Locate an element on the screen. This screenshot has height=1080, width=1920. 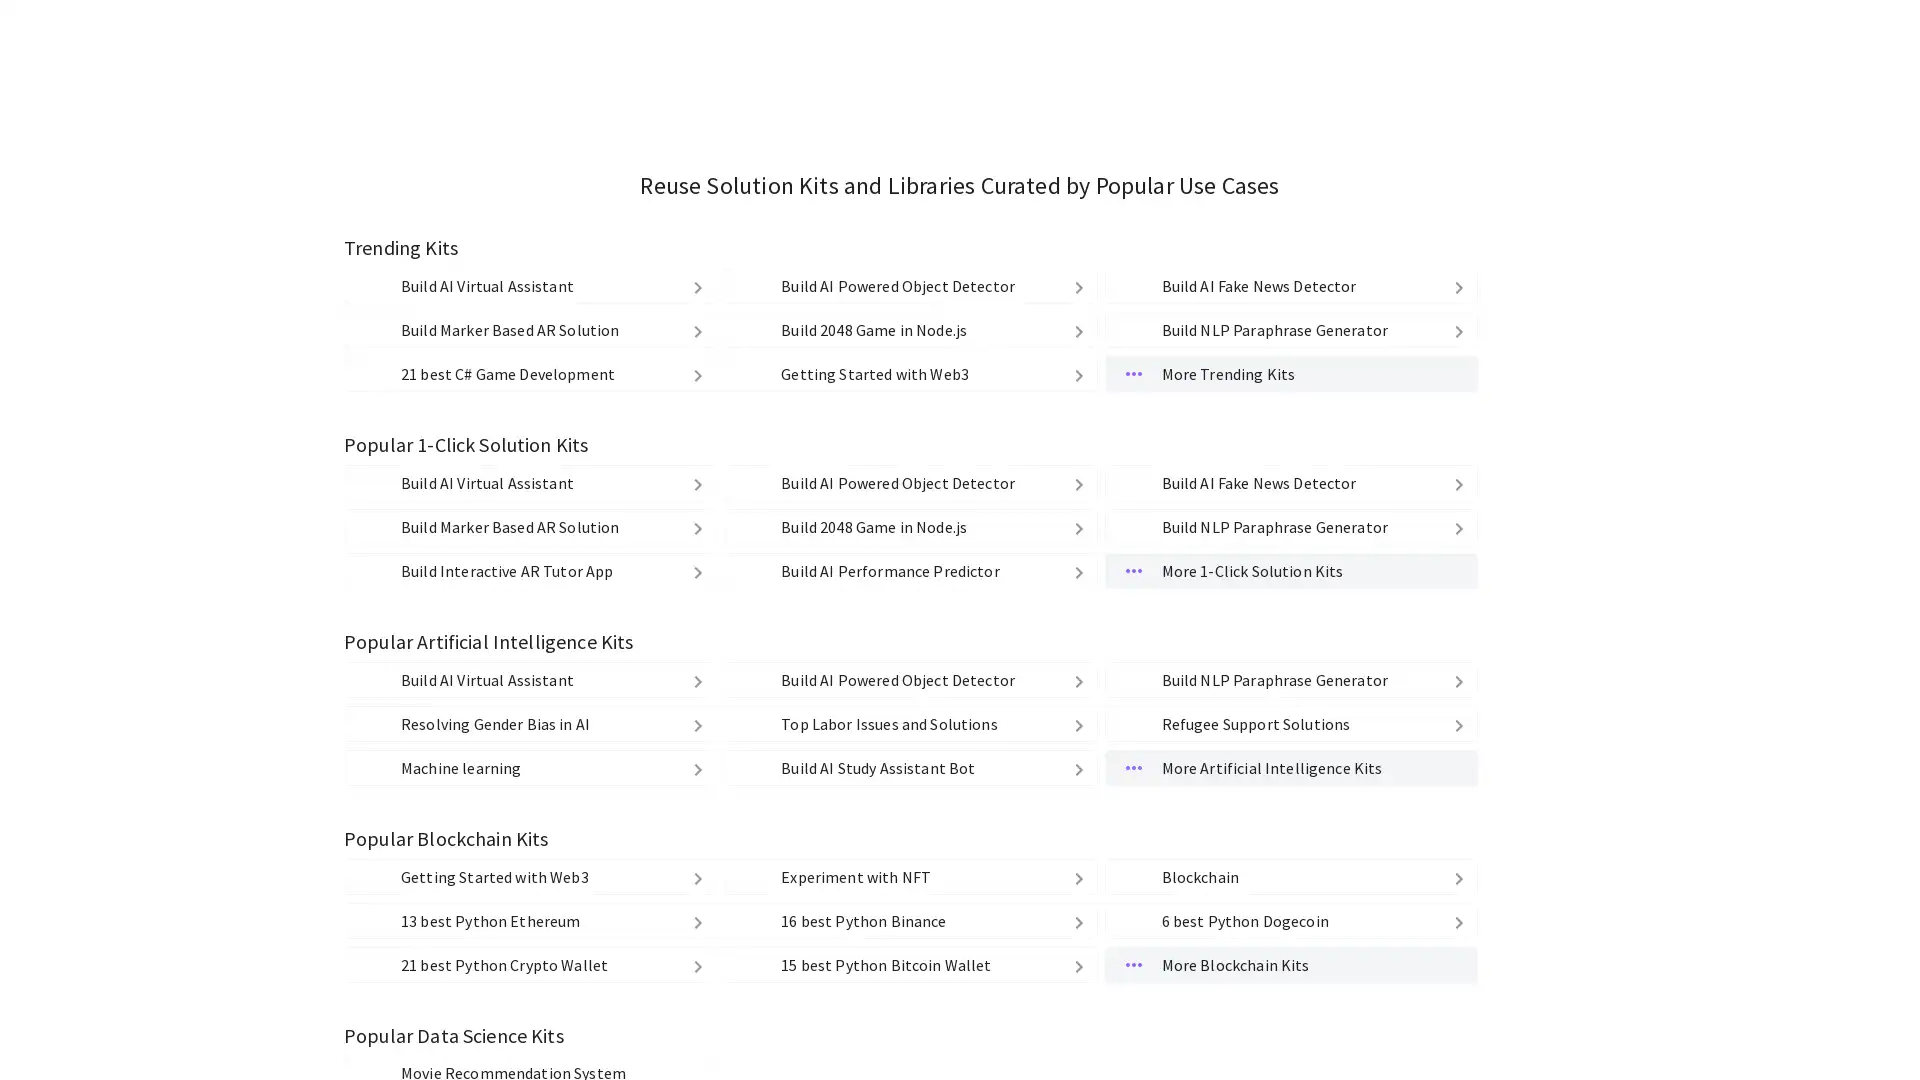
My Kits is located at coordinates (1487, 107).